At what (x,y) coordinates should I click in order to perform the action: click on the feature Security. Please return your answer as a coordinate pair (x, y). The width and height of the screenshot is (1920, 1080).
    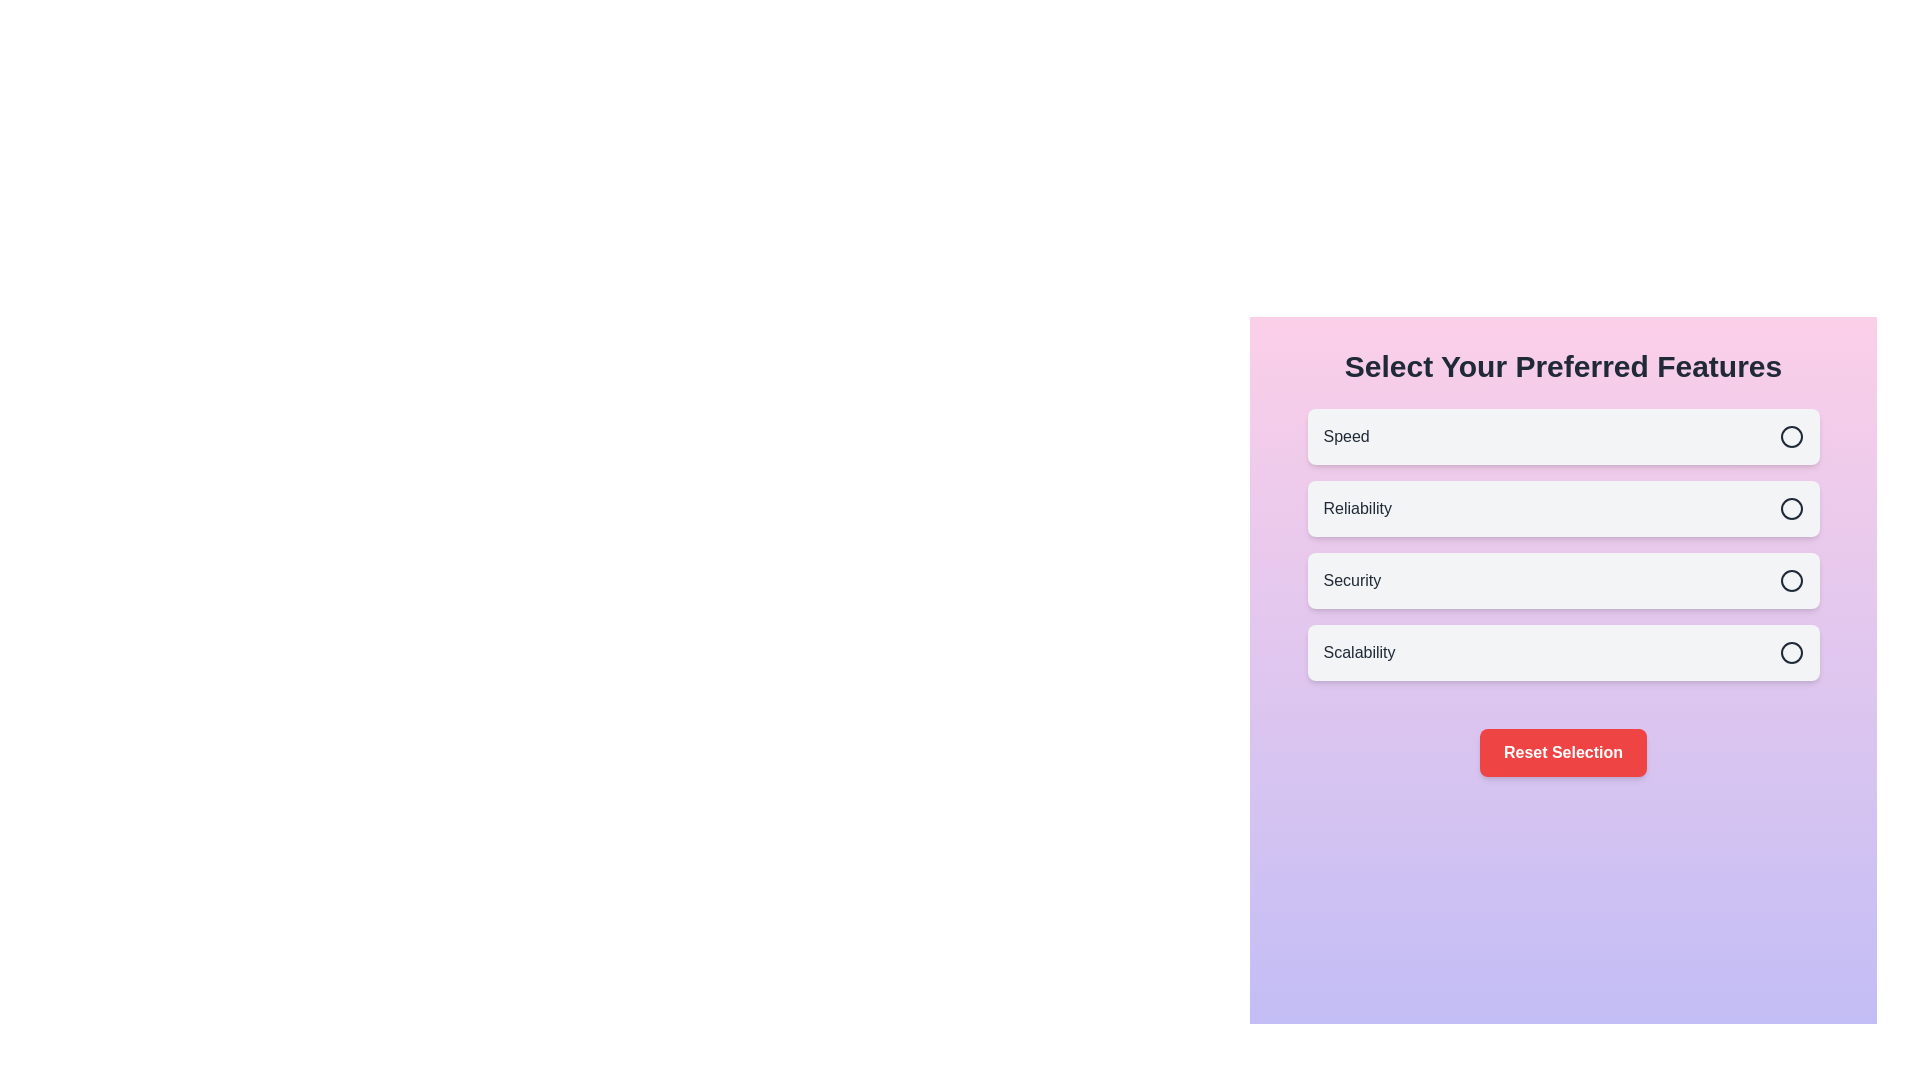
    Looking at the image, I should click on (1562, 581).